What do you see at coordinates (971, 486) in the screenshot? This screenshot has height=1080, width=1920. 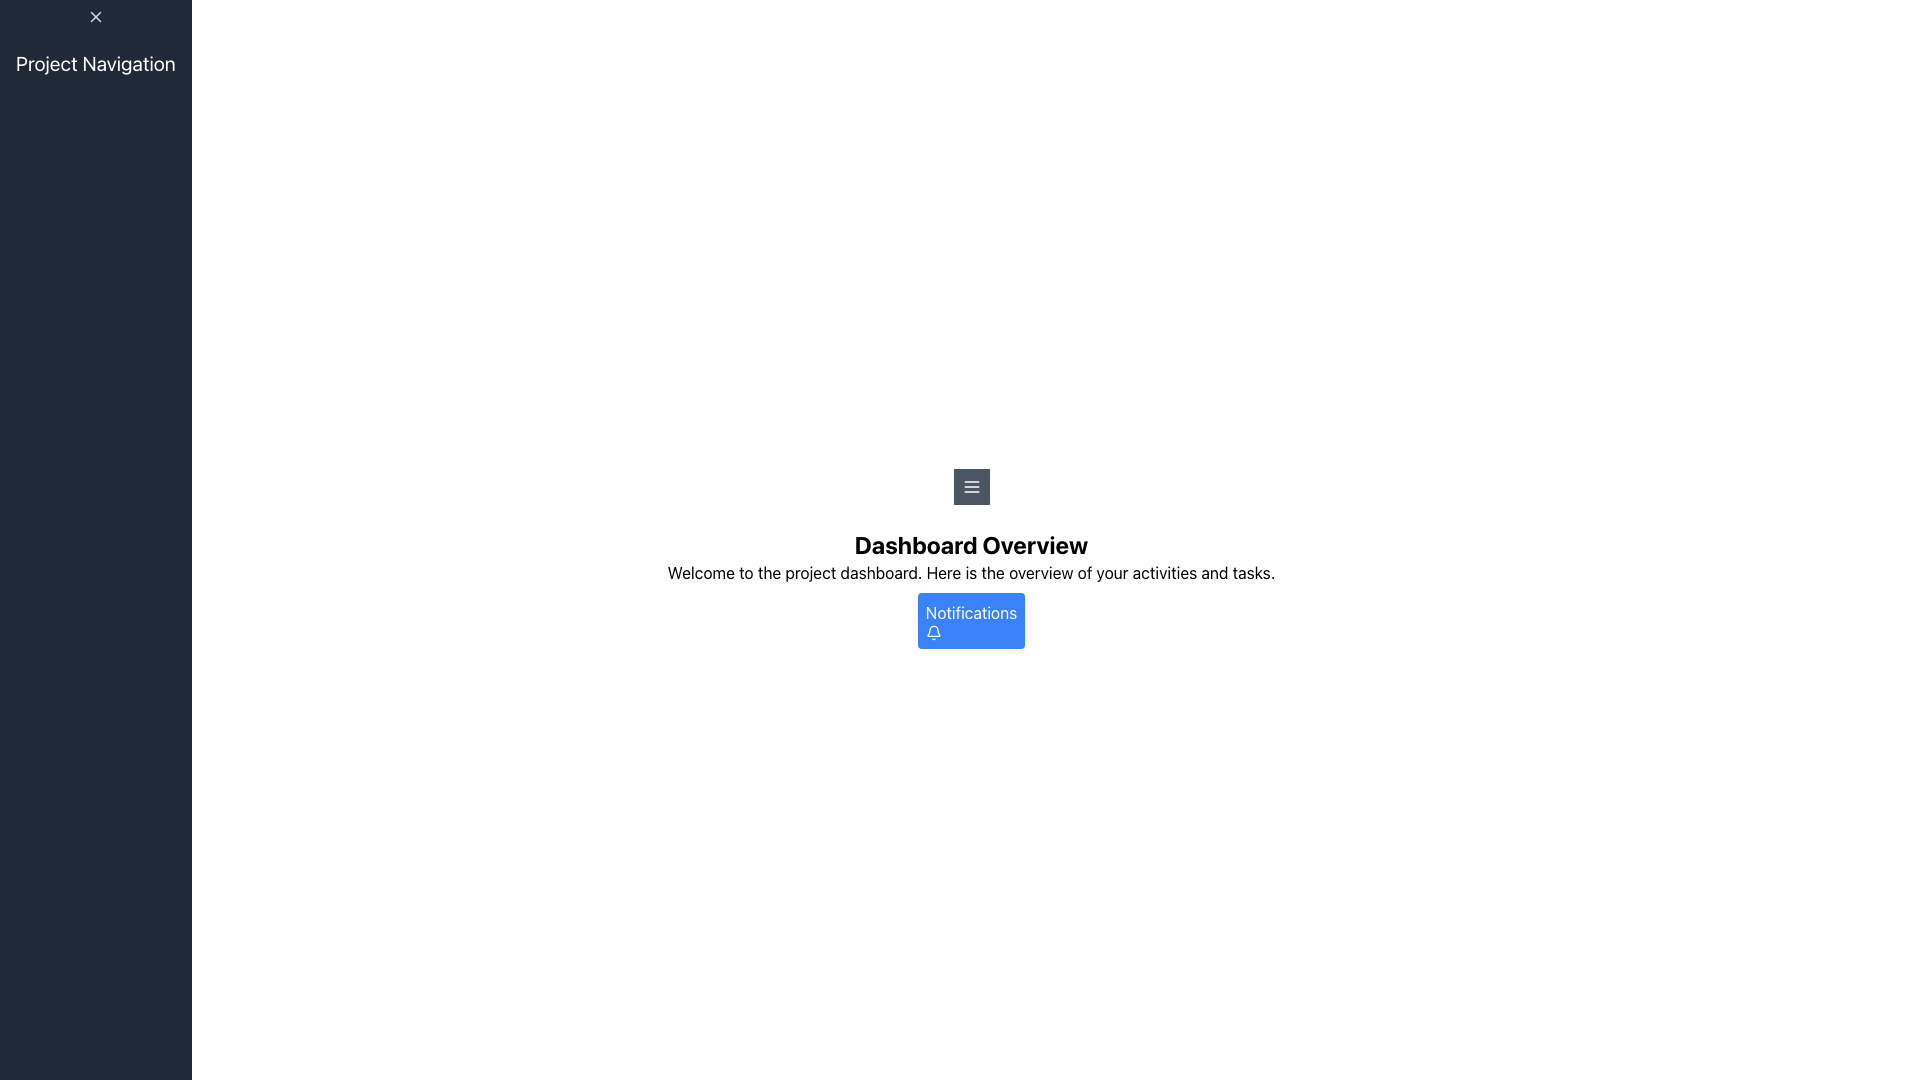 I see `the gray menu icon with three horizontal white lines` at bounding box center [971, 486].